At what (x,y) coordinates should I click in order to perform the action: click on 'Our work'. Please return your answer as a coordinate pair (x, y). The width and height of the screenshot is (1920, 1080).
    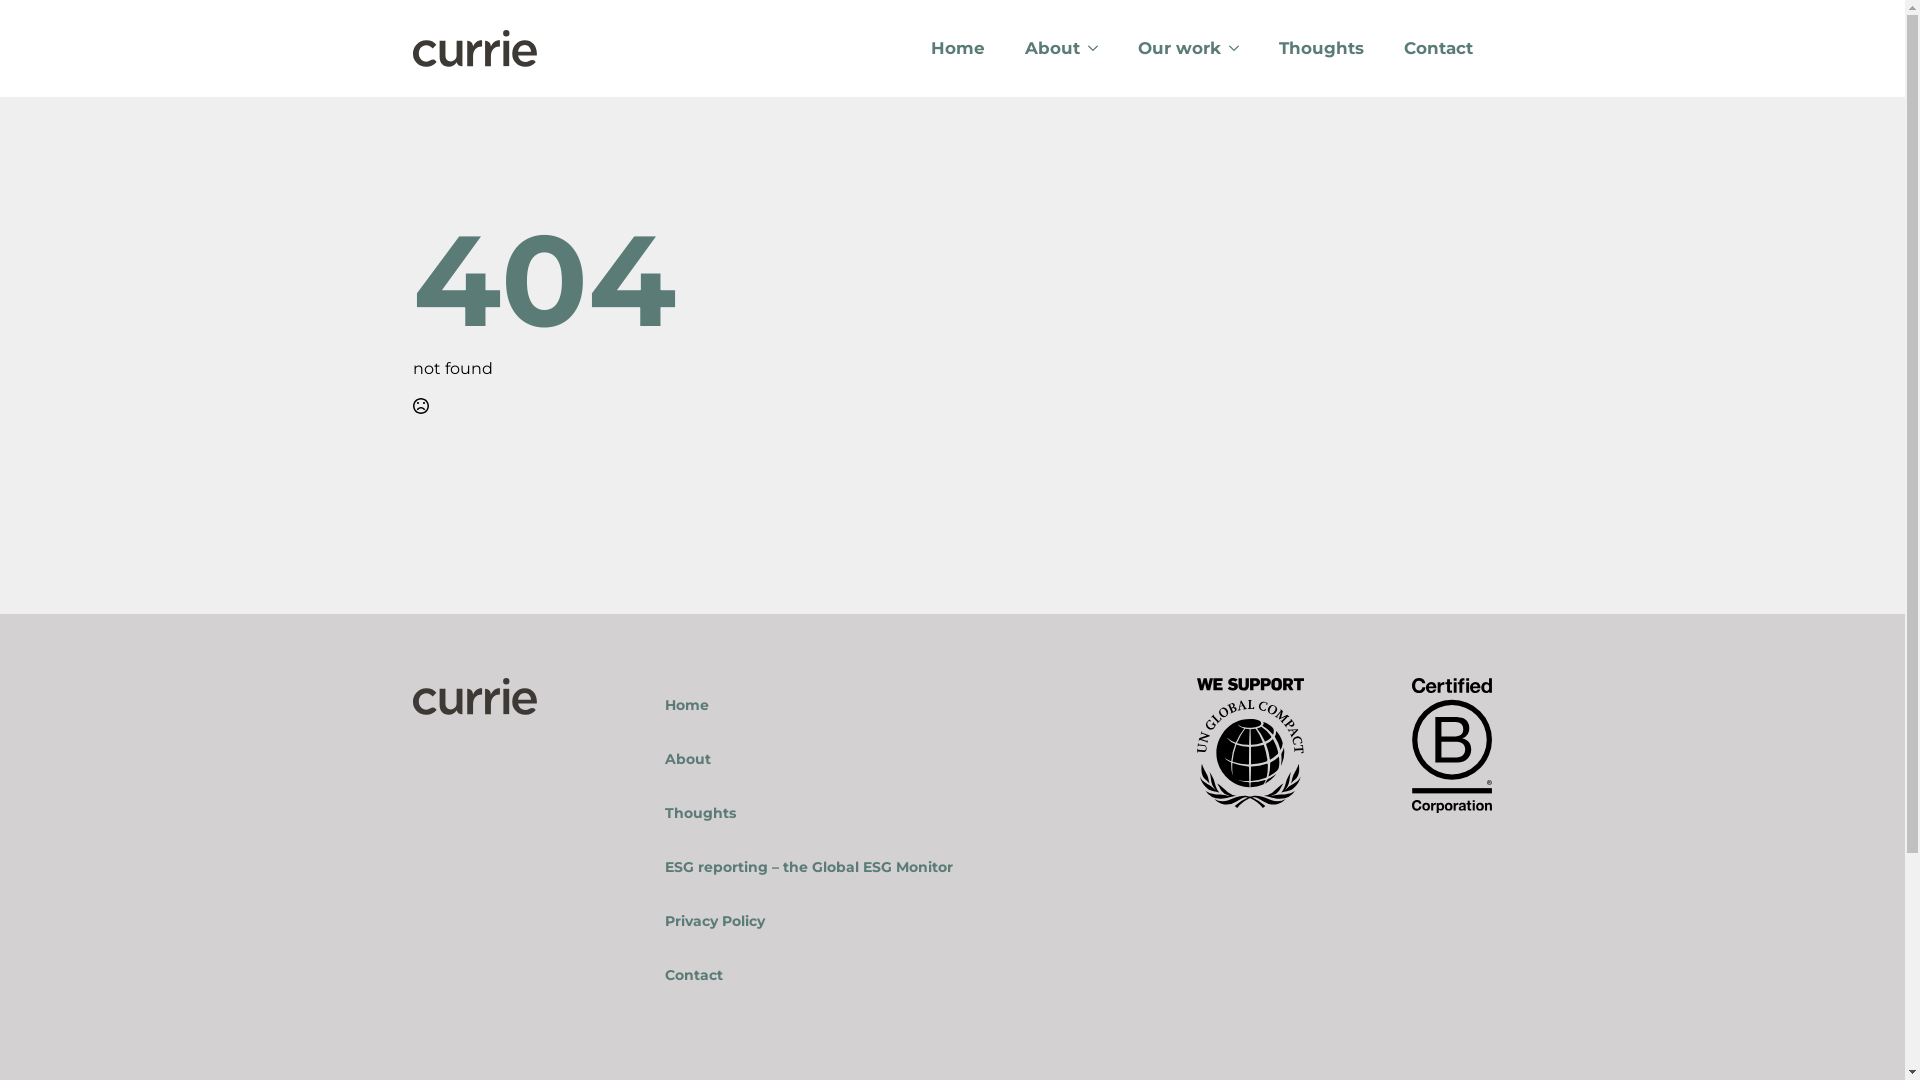
    Looking at the image, I should click on (1169, 47).